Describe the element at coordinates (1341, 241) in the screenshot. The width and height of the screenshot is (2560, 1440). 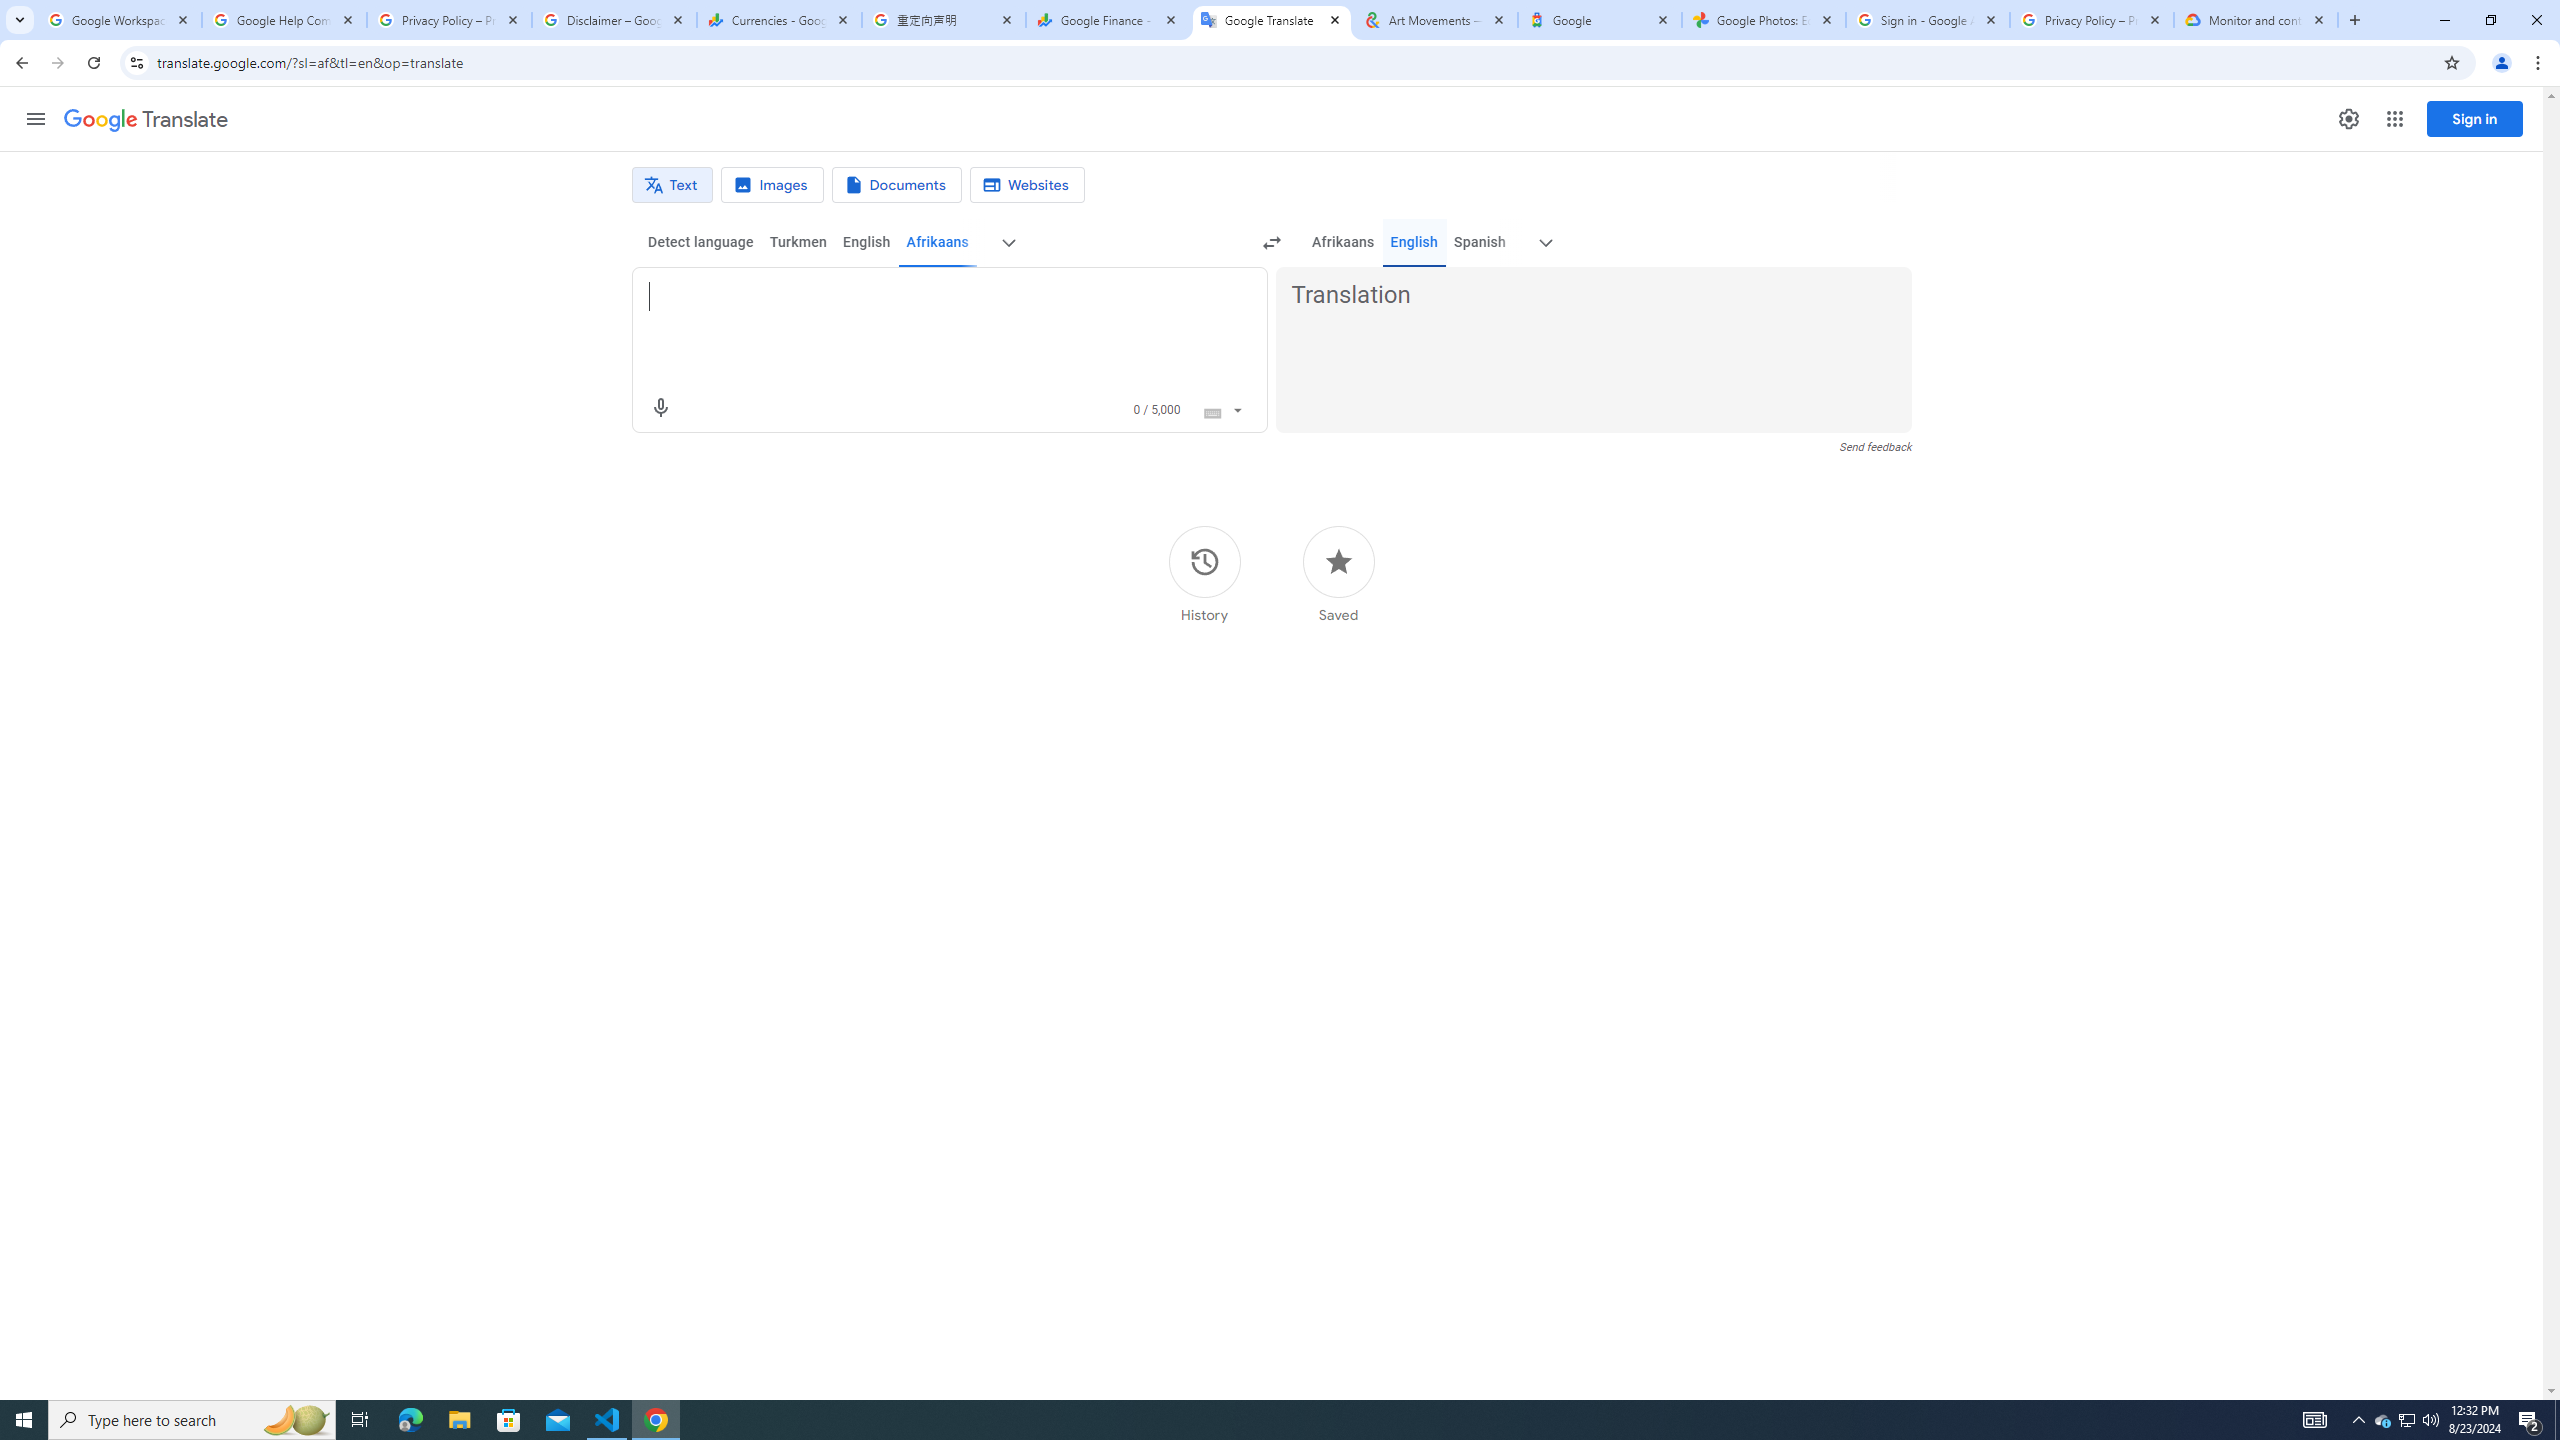
I see `'Afrikaans'` at that location.